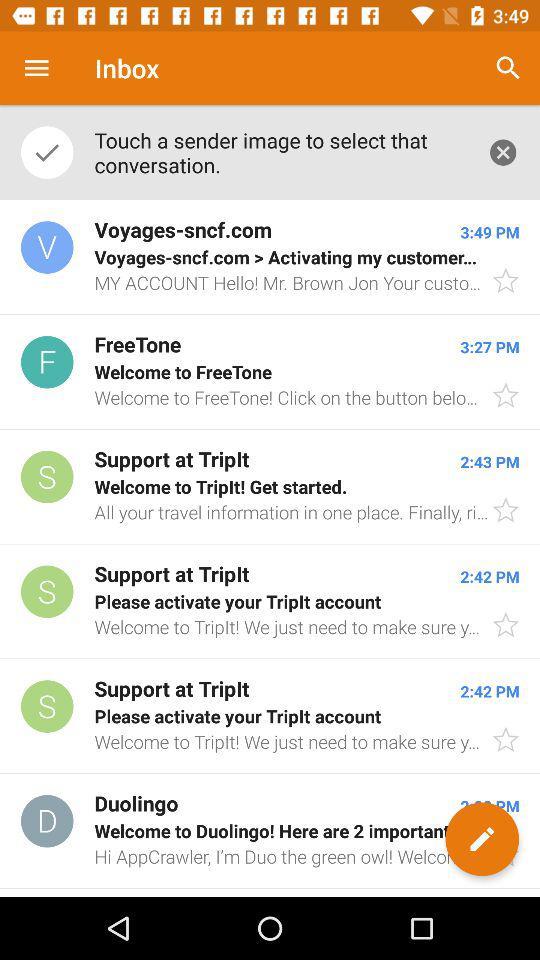  I want to click on touch a sender item, so click(279, 151).